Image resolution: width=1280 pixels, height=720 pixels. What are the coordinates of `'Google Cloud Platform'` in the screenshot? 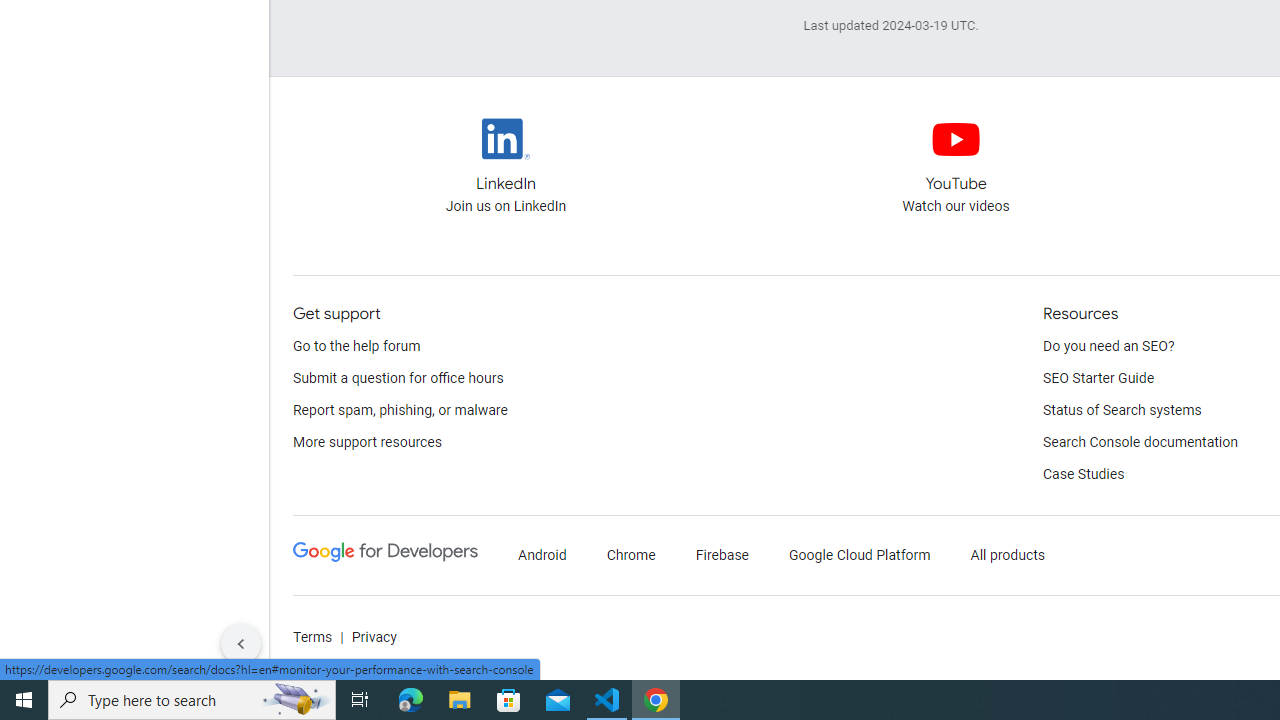 It's located at (859, 555).